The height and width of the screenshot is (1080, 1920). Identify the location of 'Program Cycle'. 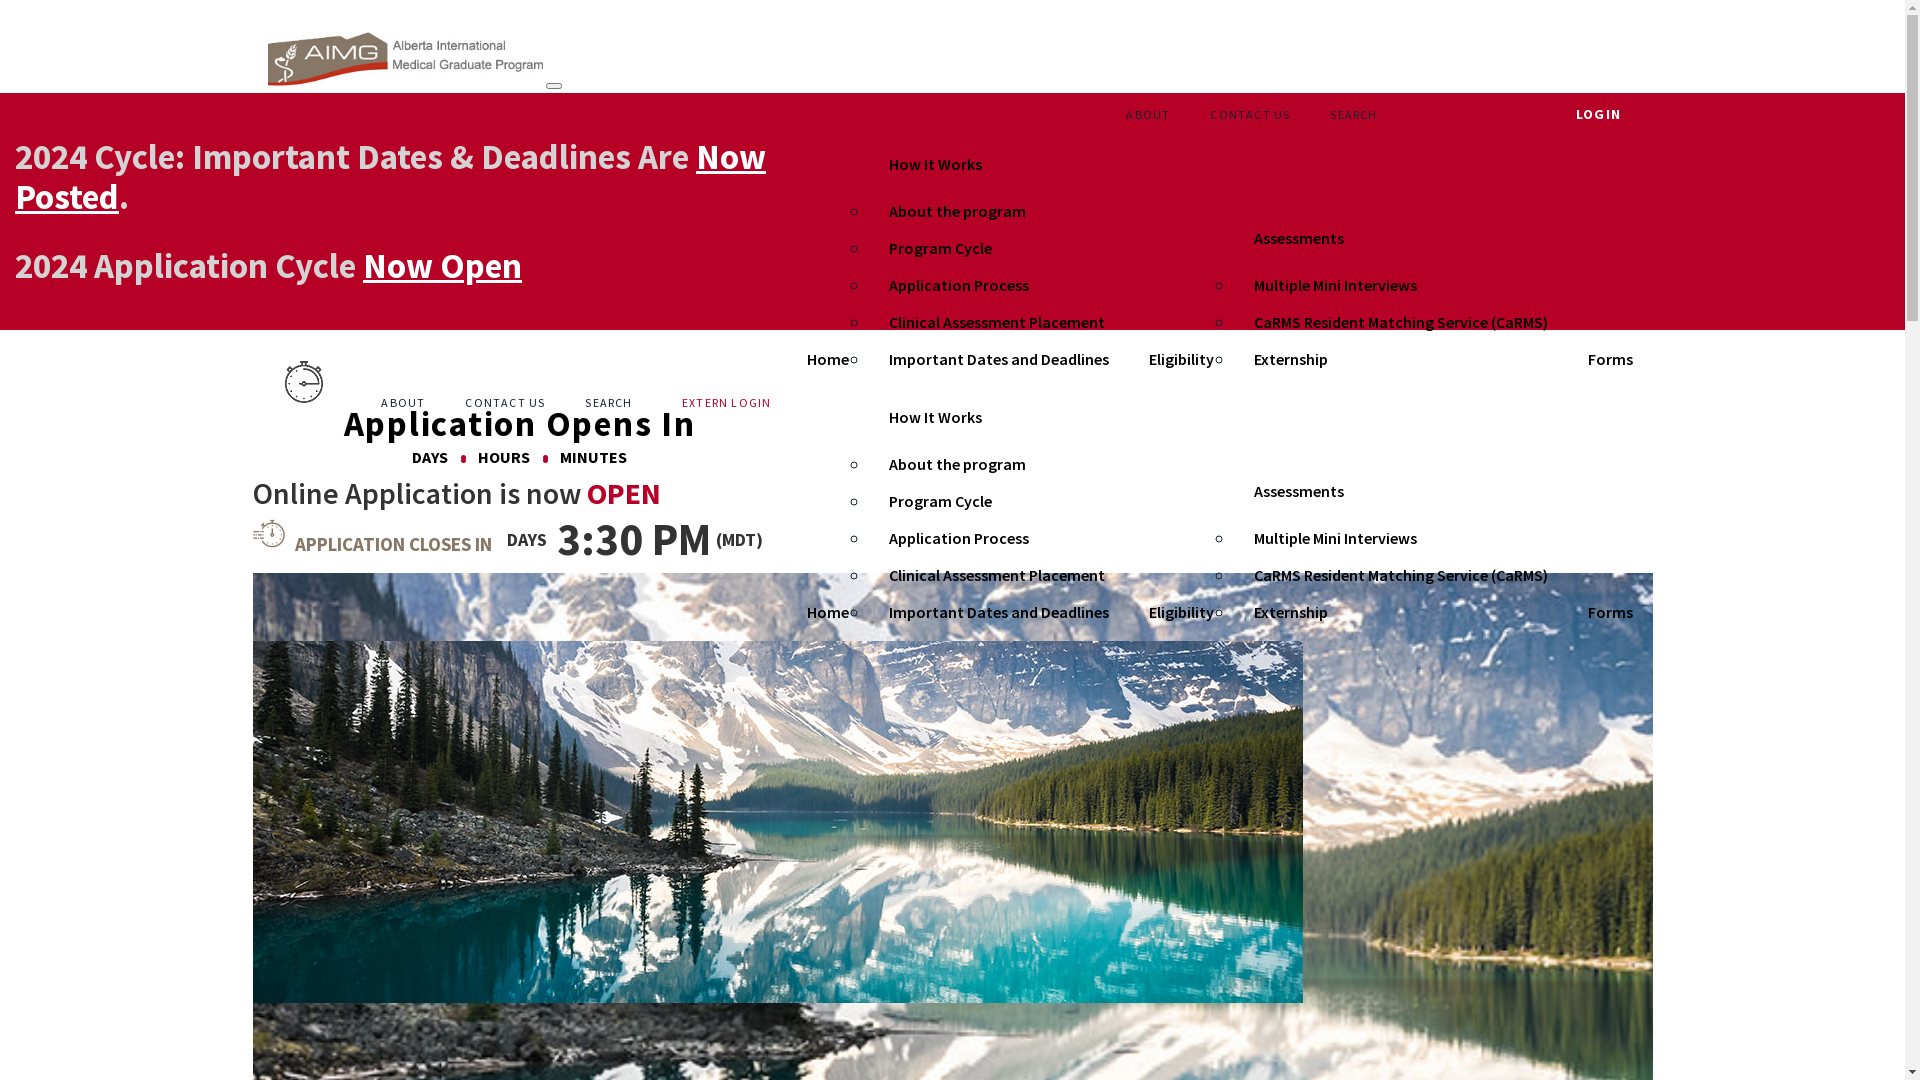
(998, 247).